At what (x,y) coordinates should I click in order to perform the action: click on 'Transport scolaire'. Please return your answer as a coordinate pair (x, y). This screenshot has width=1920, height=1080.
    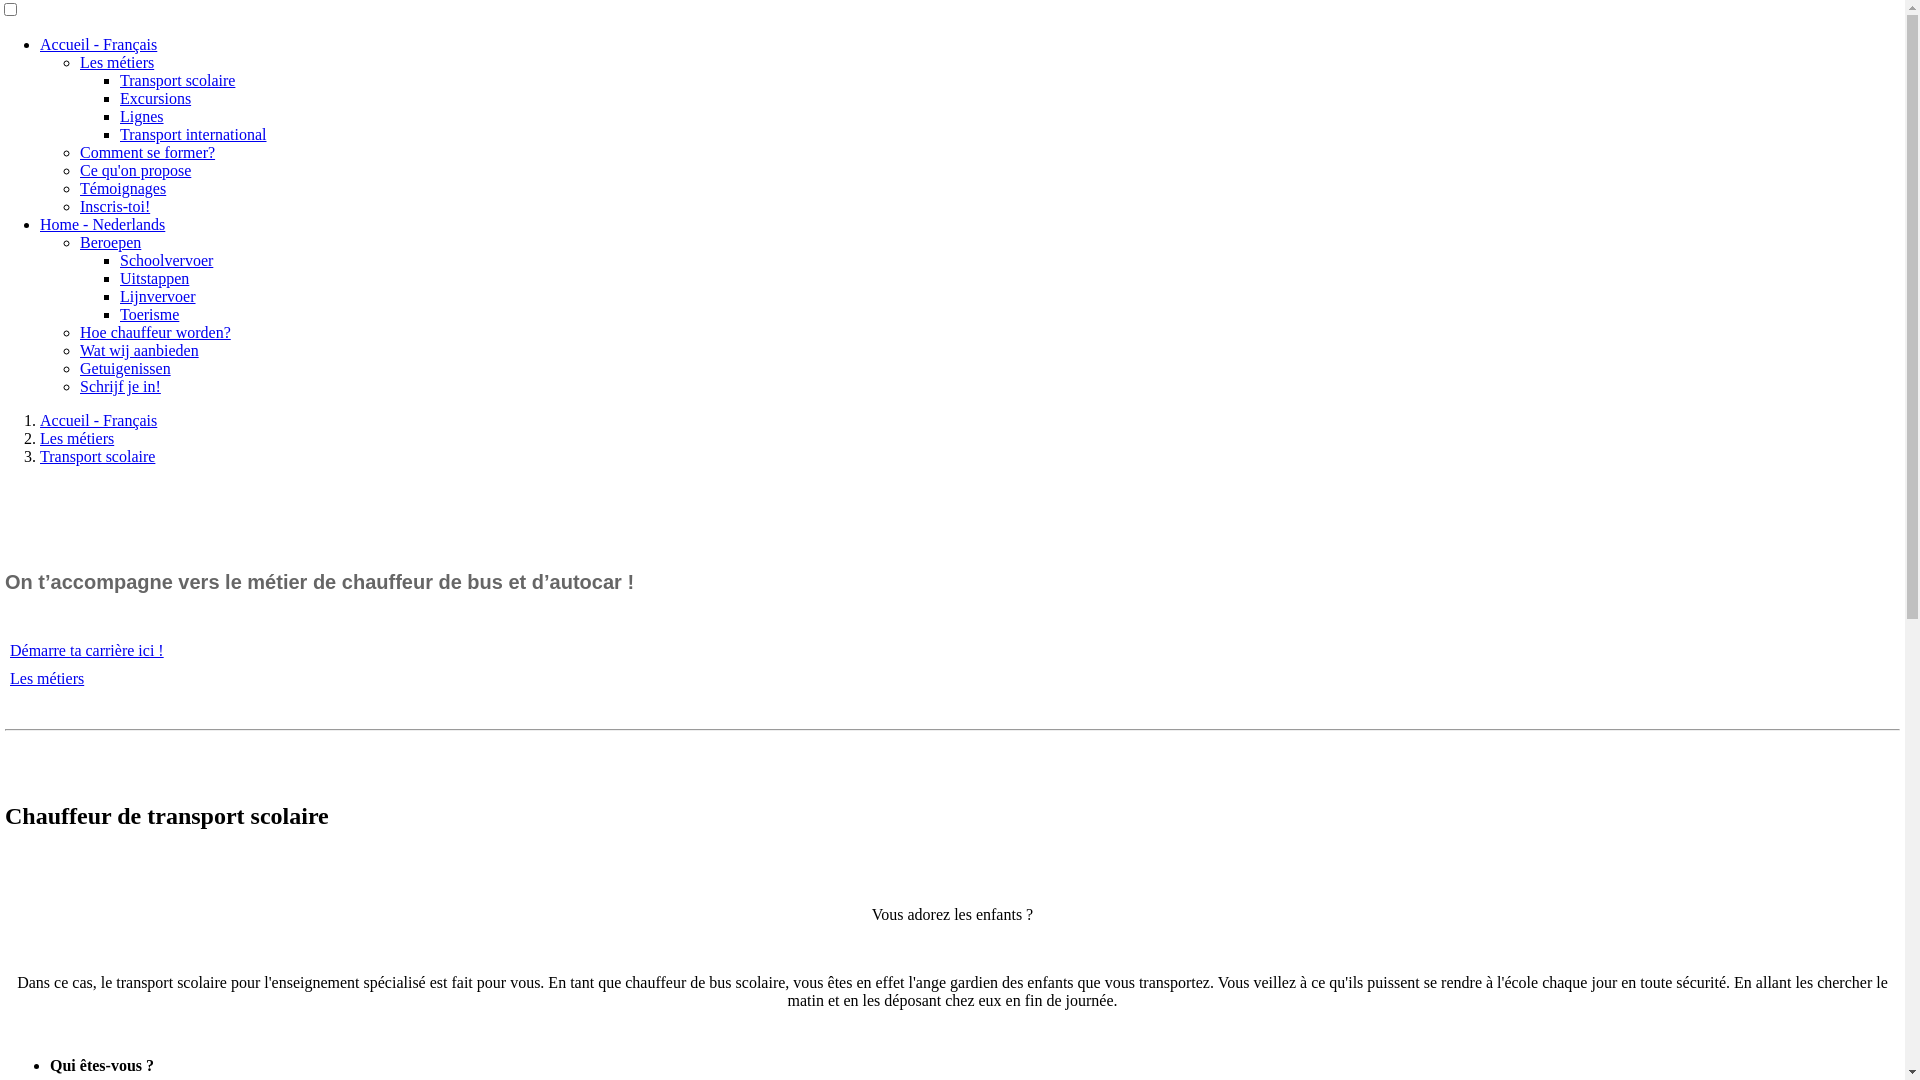
    Looking at the image, I should click on (96, 456).